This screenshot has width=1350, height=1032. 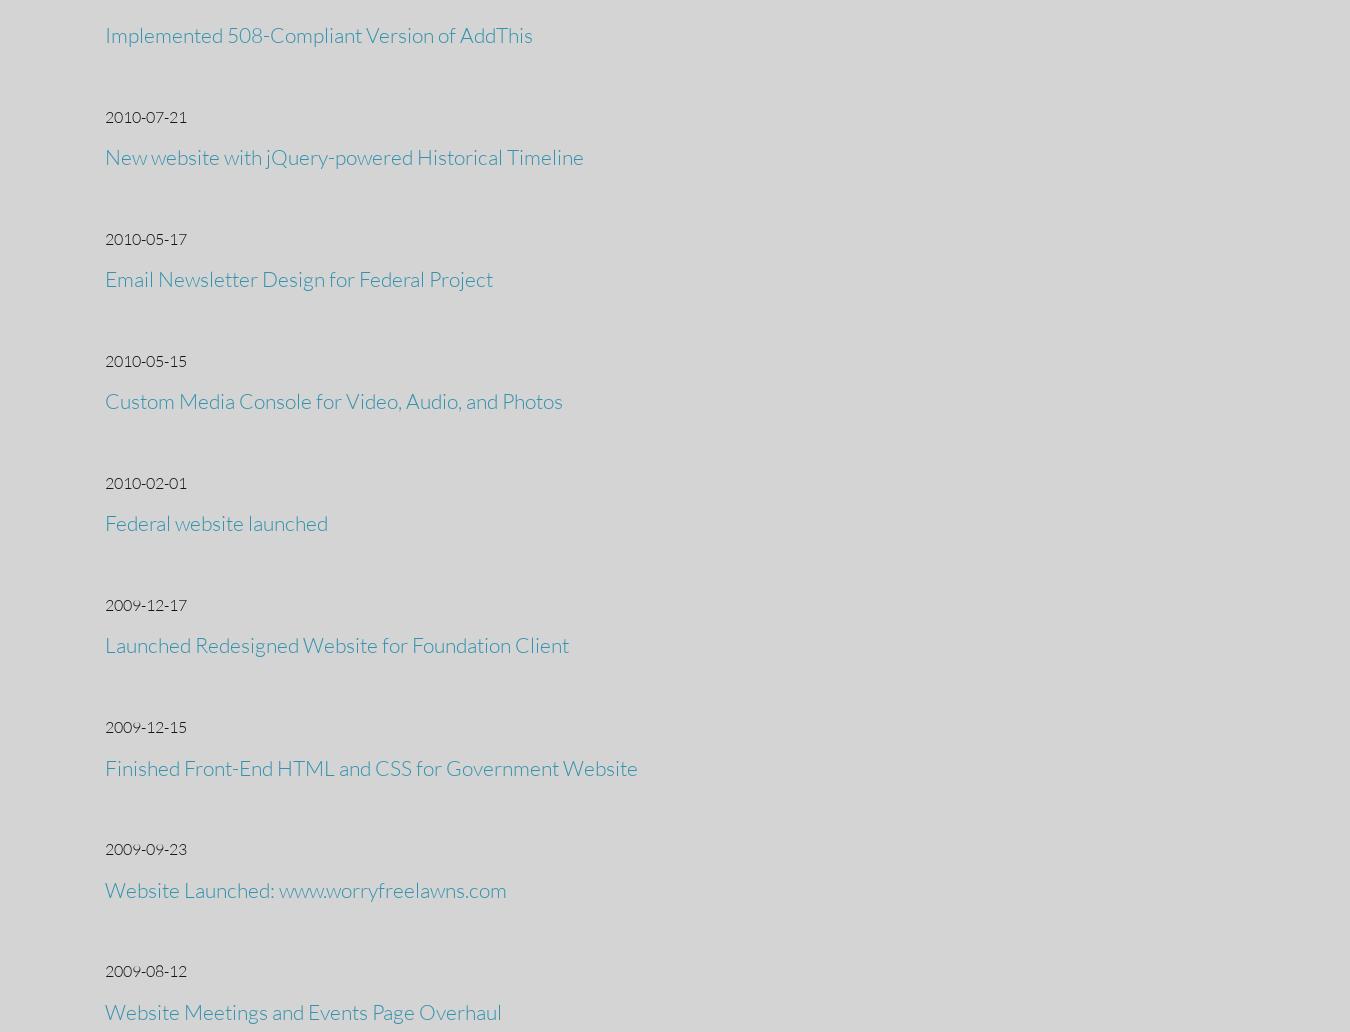 I want to click on '2009-09-23', so click(x=145, y=849).